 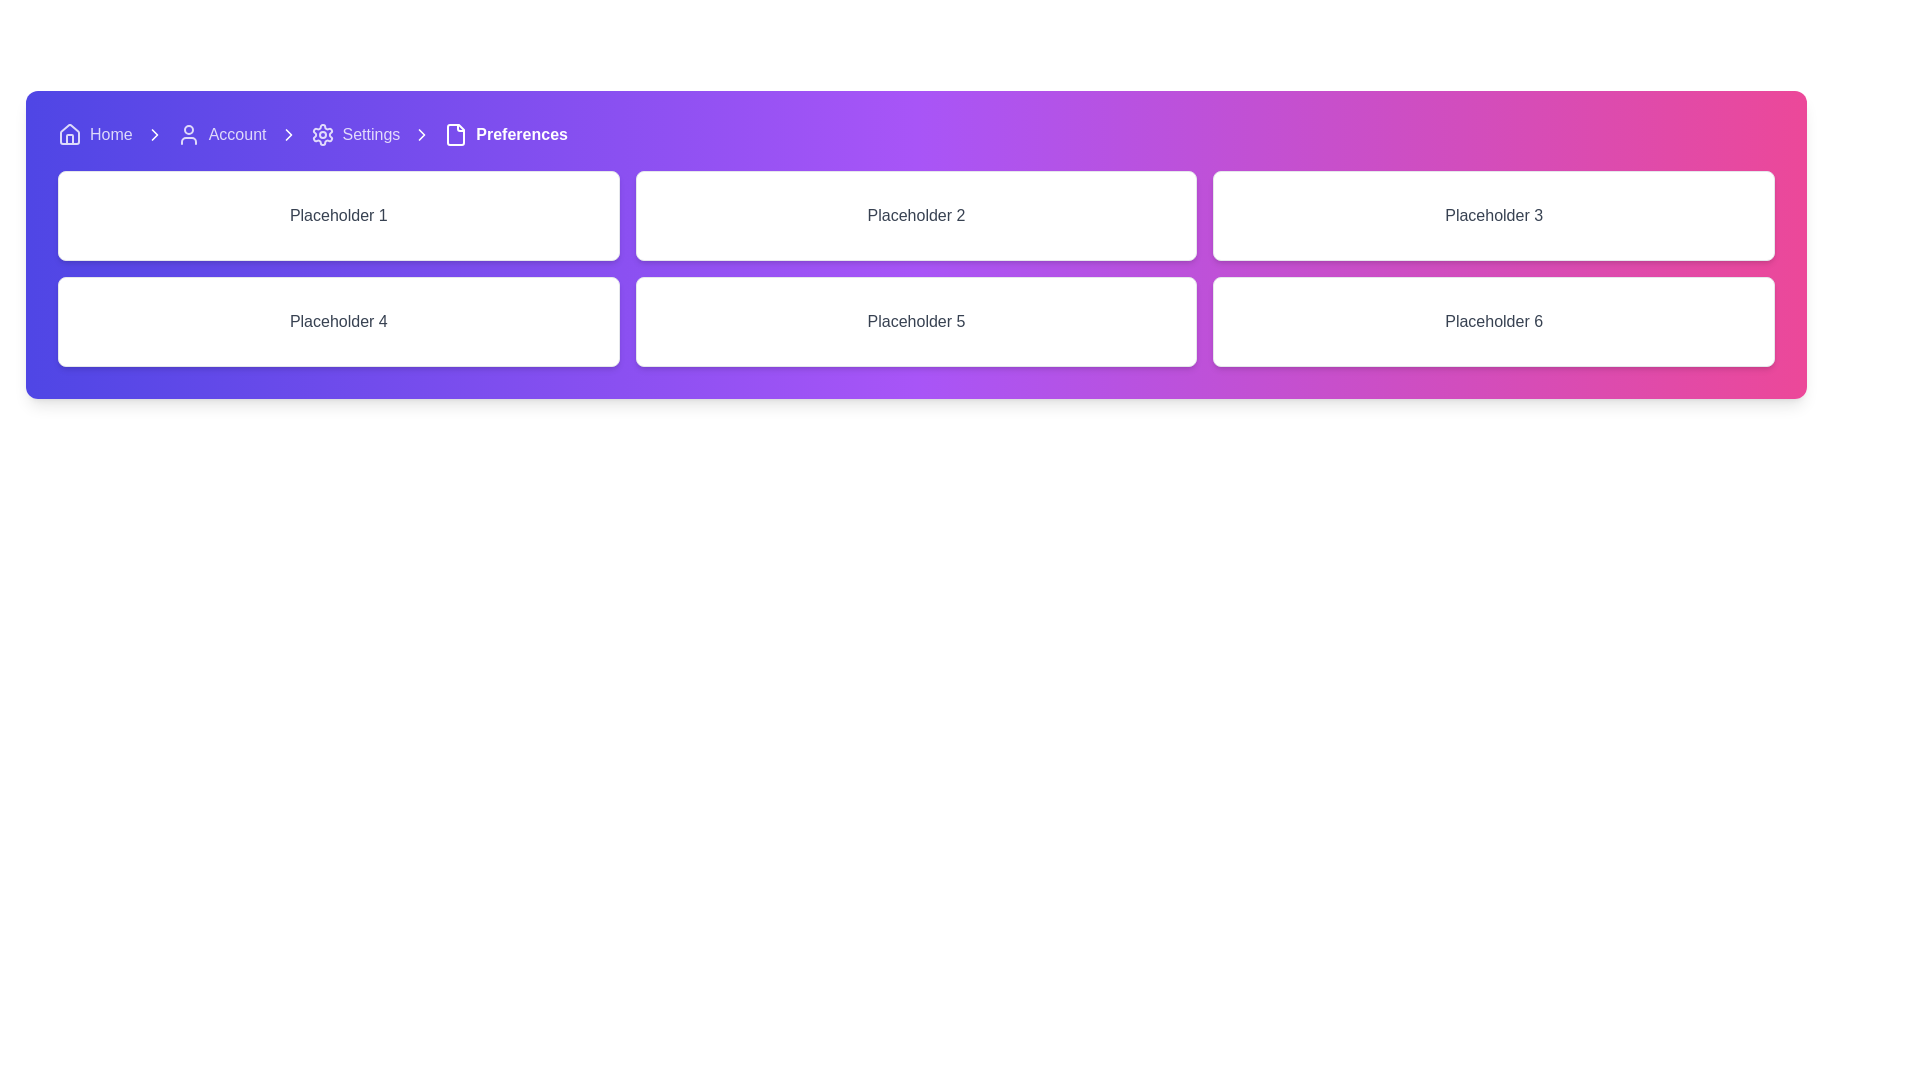 What do you see at coordinates (915, 135) in the screenshot?
I see `the breadcrumb navigation bar at the specified coordinates` at bounding box center [915, 135].